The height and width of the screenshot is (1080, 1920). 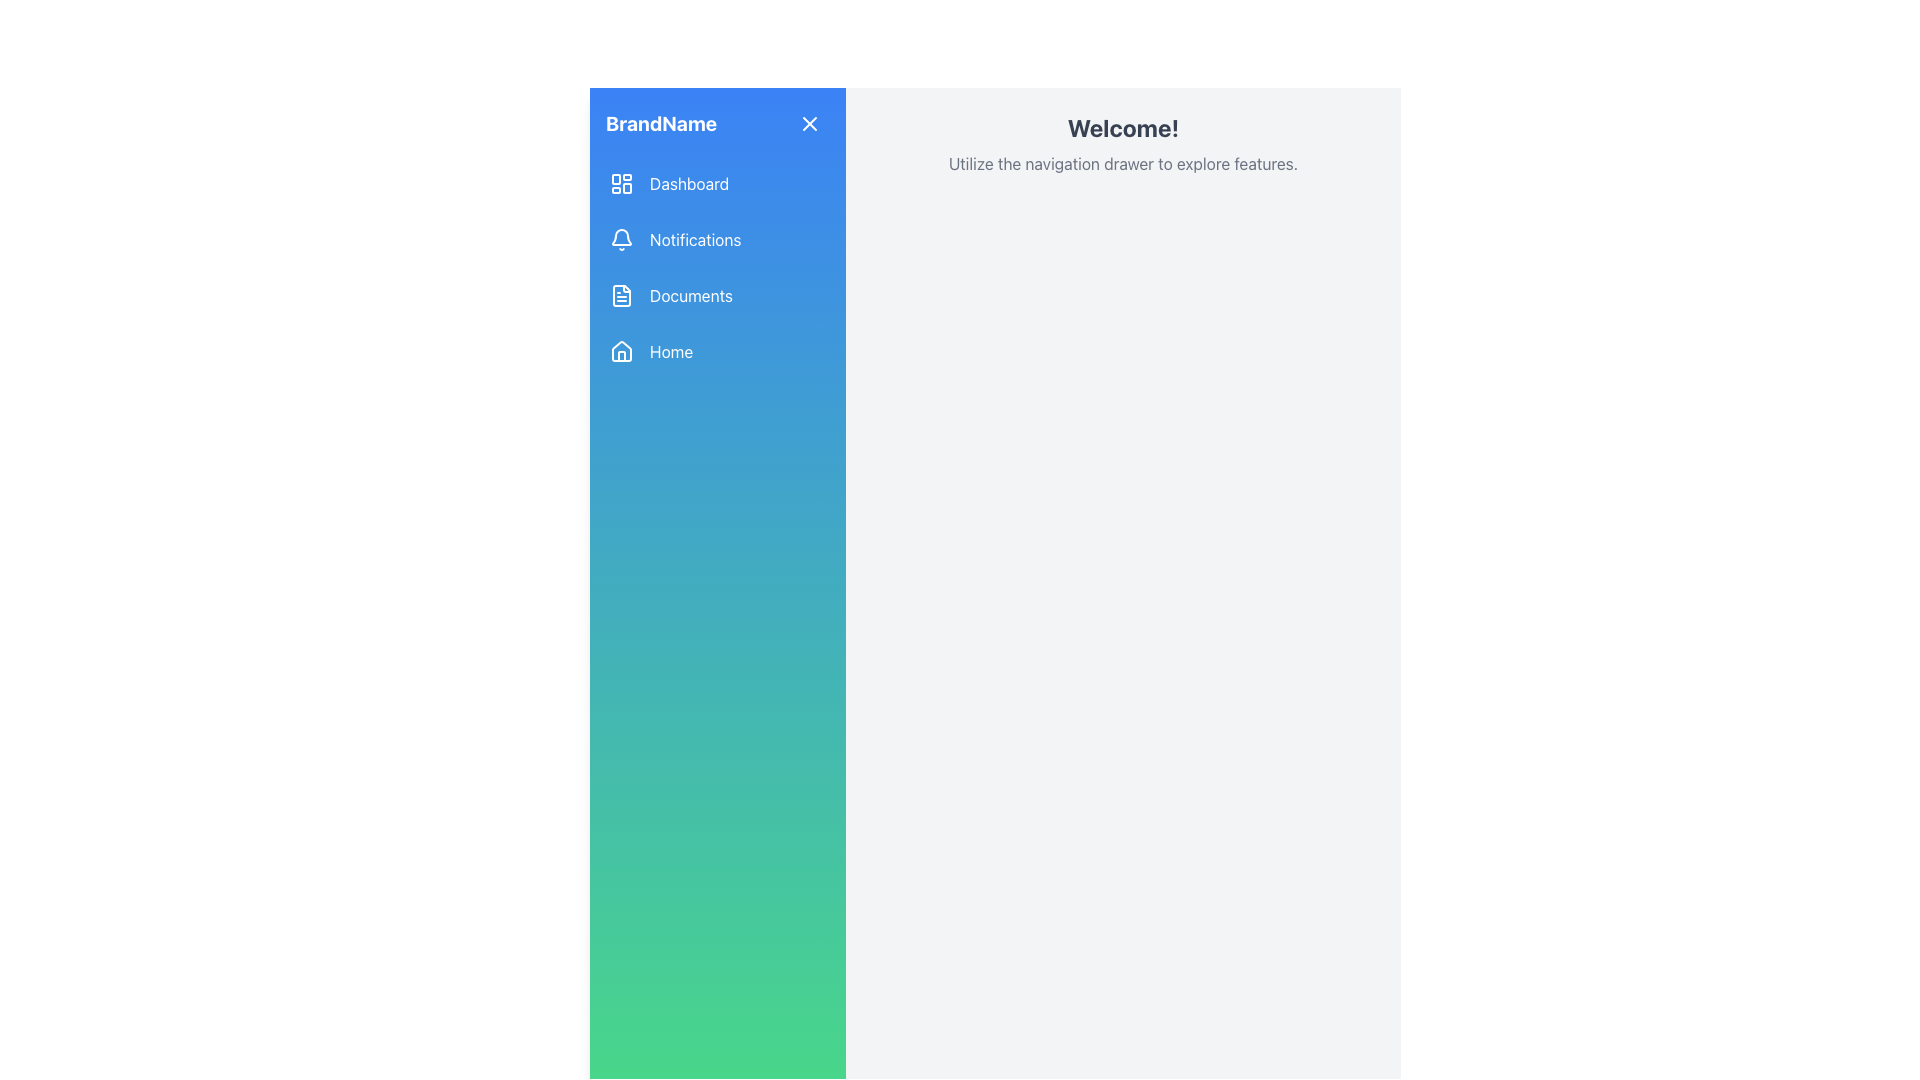 What do you see at coordinates (691, 296) in the screenshot?
I see `the 'Documents' label in the vertical navigation menu, which is displayed in white font on a blue background, located third from the top` at bounding box center [691, 296].